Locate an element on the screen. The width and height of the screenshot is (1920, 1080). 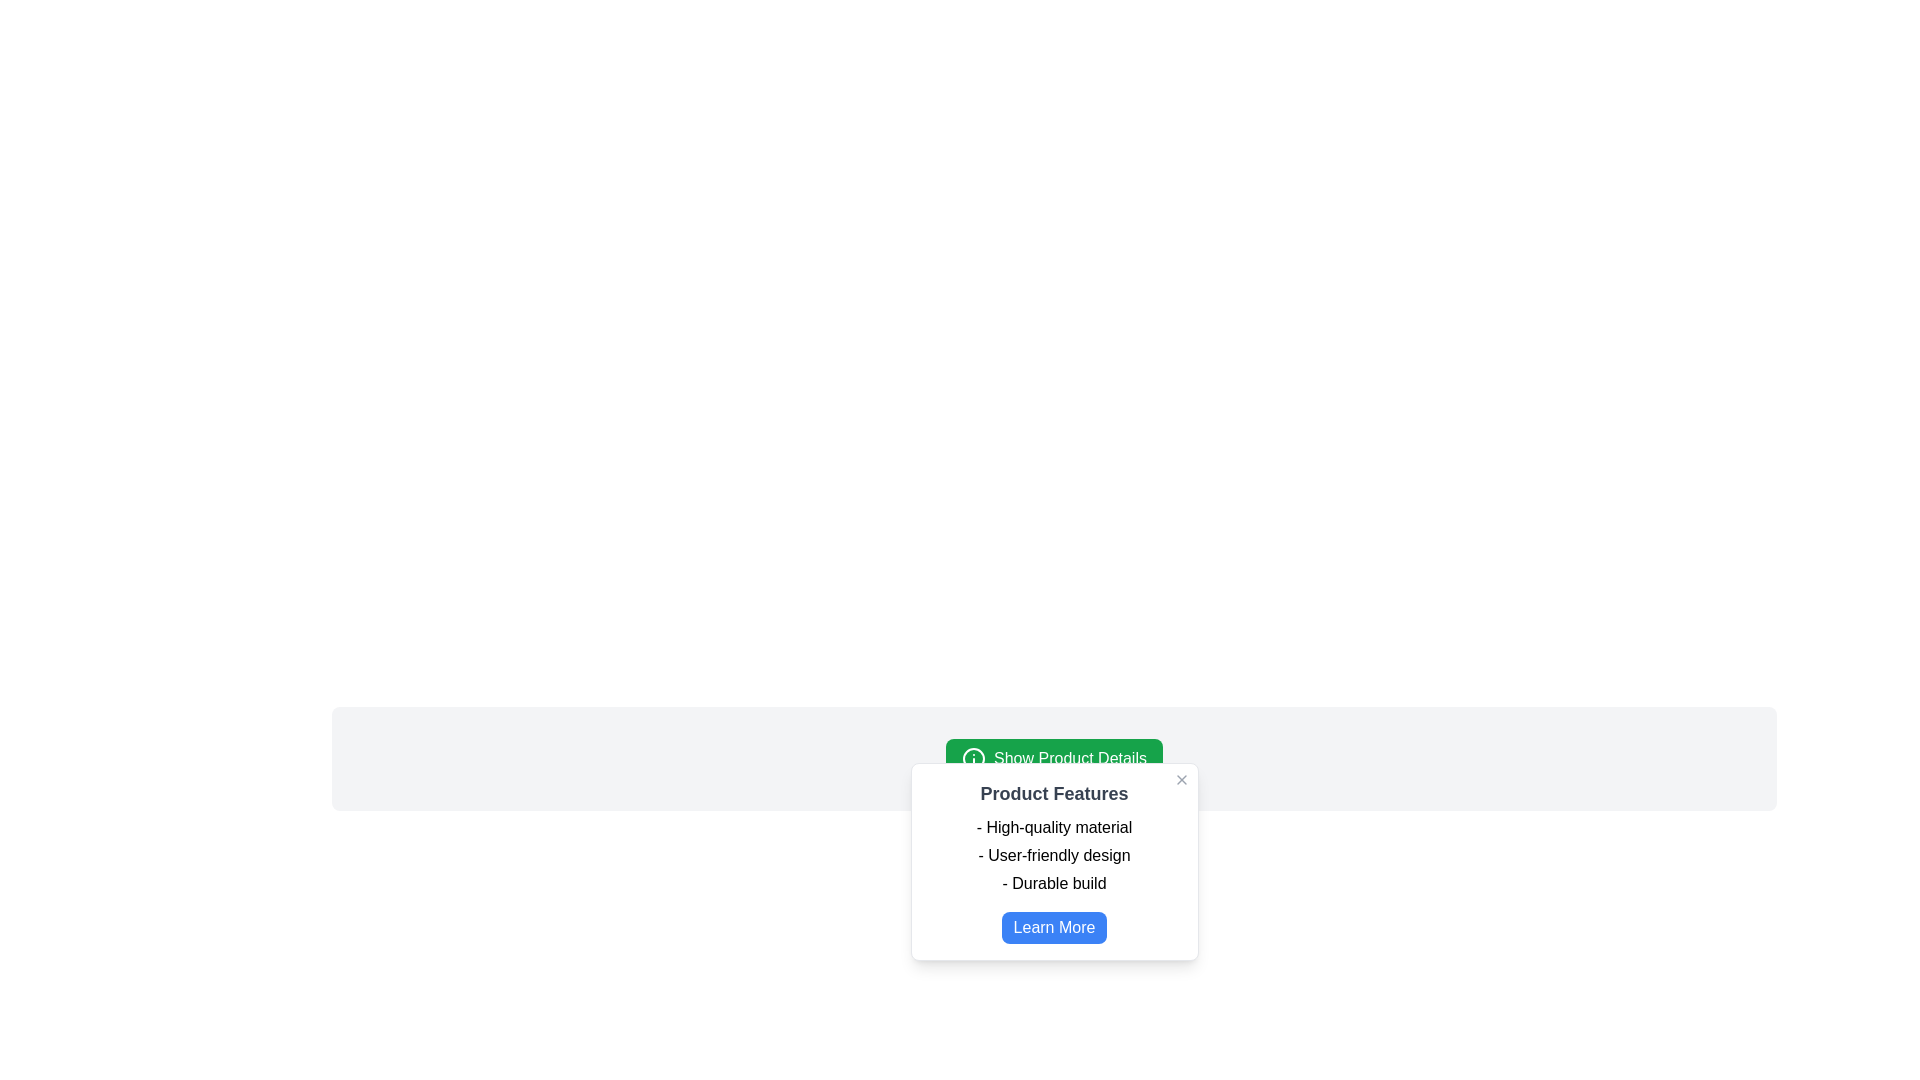
the text label '- High-quality material' in the 'Product Features' list, which is the first item in a bulleted list within a modal window is located at coordinates (1053, 828).